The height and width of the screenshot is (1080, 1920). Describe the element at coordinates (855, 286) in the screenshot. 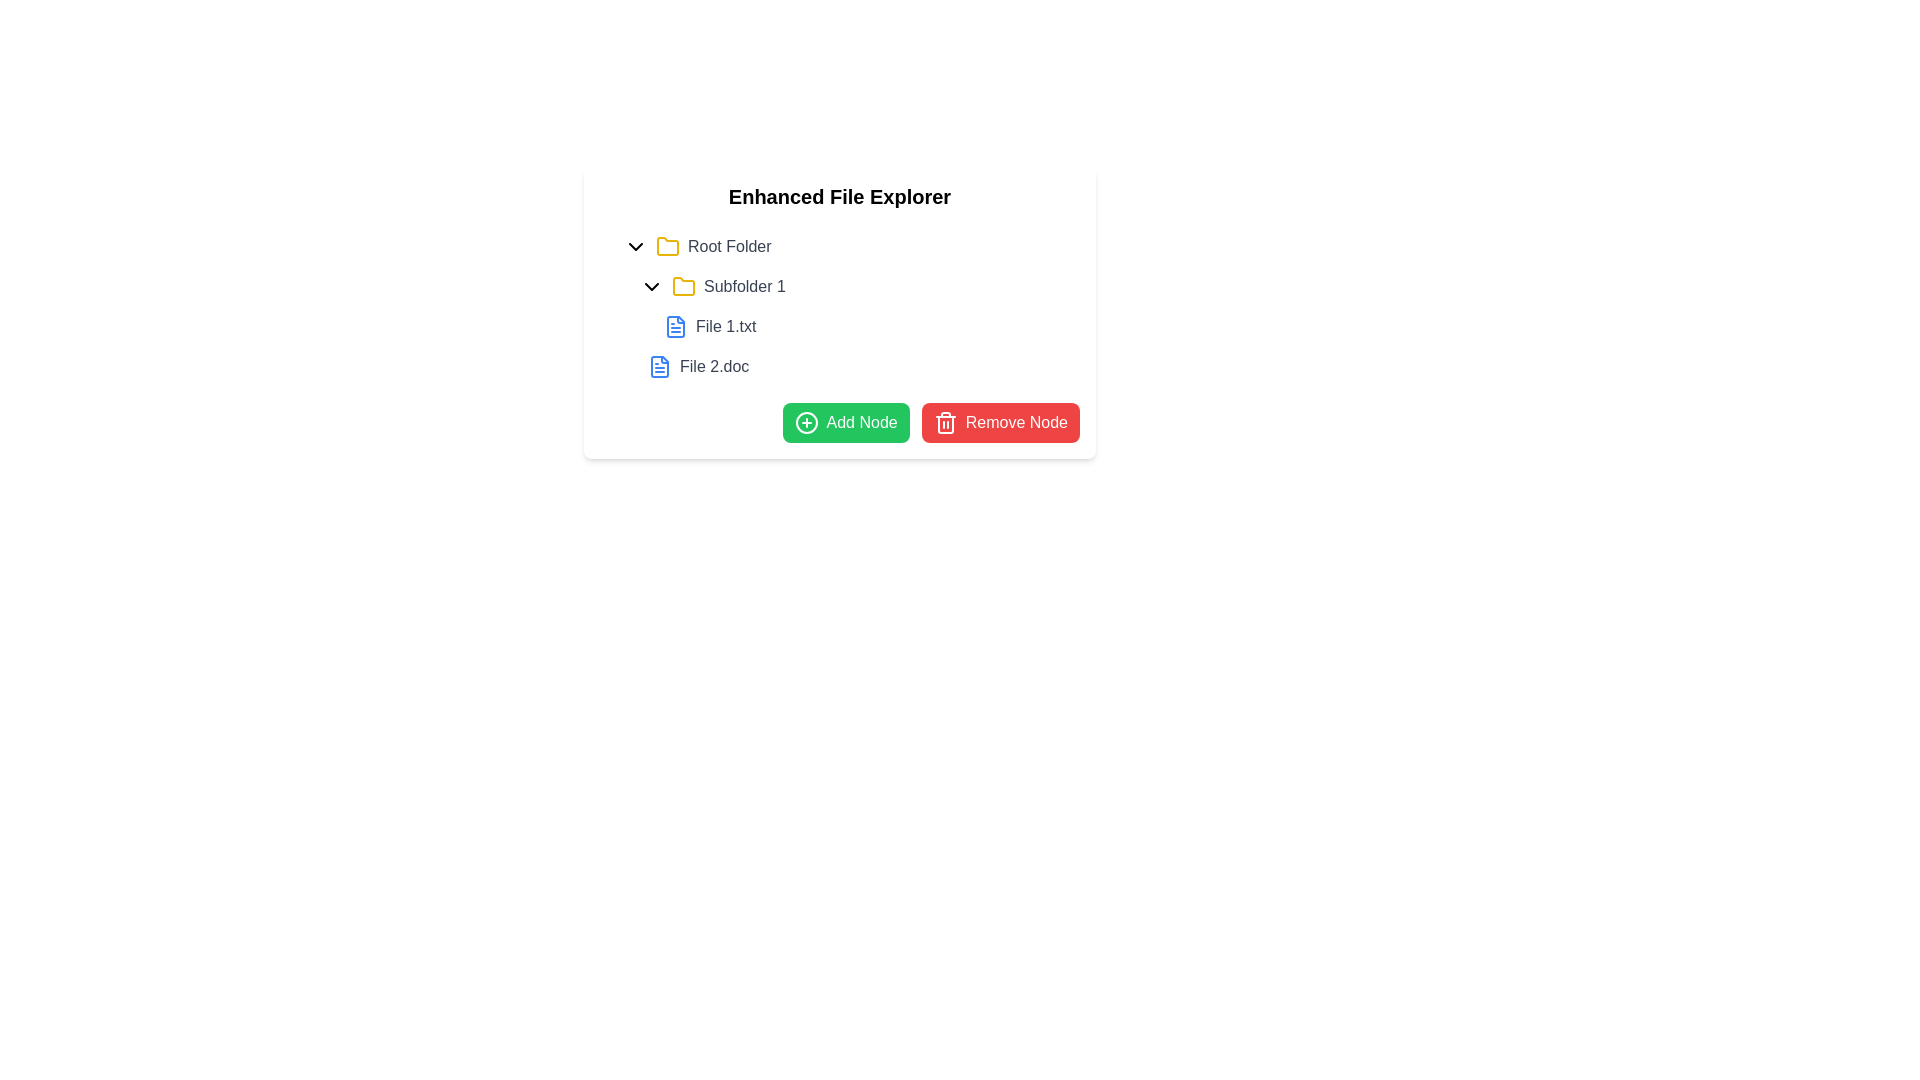

I see `the Interactive folder entry labeled 'Subfolder 1'` at that location.